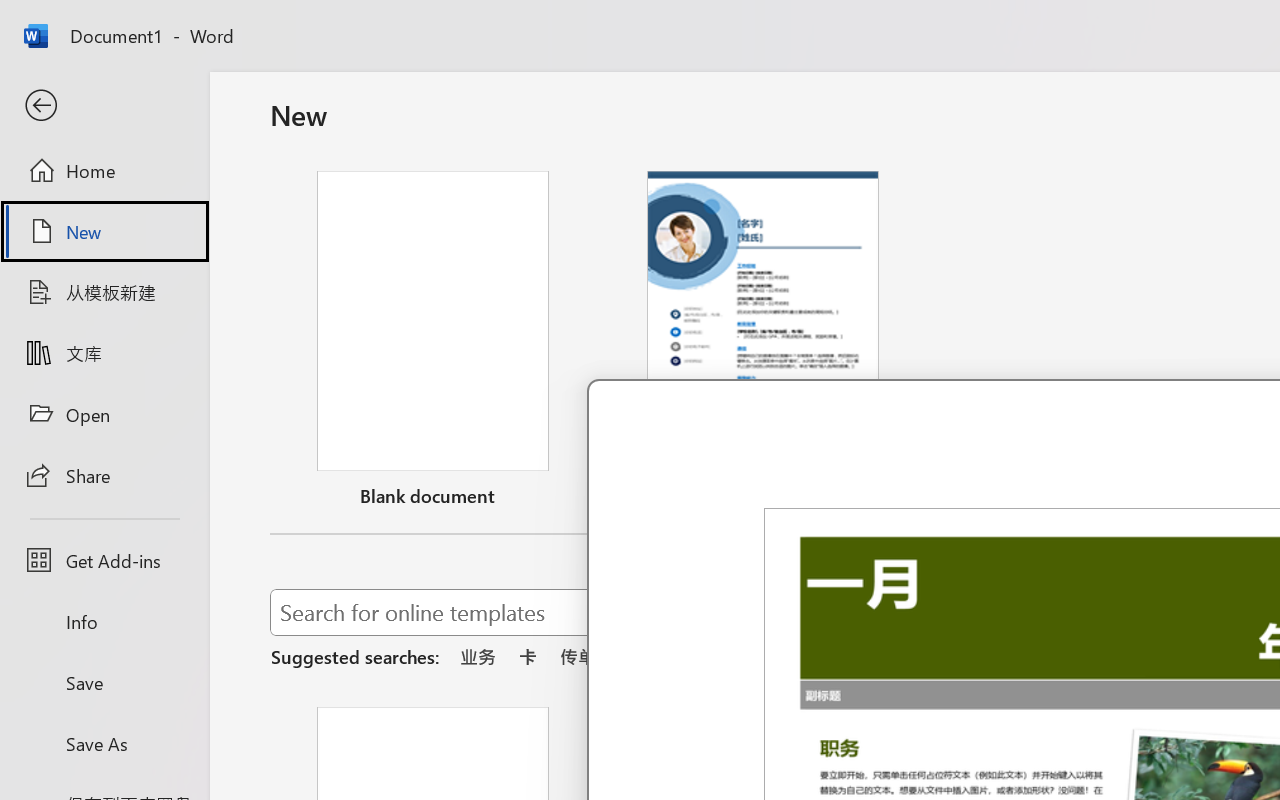 The width and height of the screenshot is (1280, 800). Describe the element at coordinates (103, 105) in the screenshot. I see `'Back'` at that location.